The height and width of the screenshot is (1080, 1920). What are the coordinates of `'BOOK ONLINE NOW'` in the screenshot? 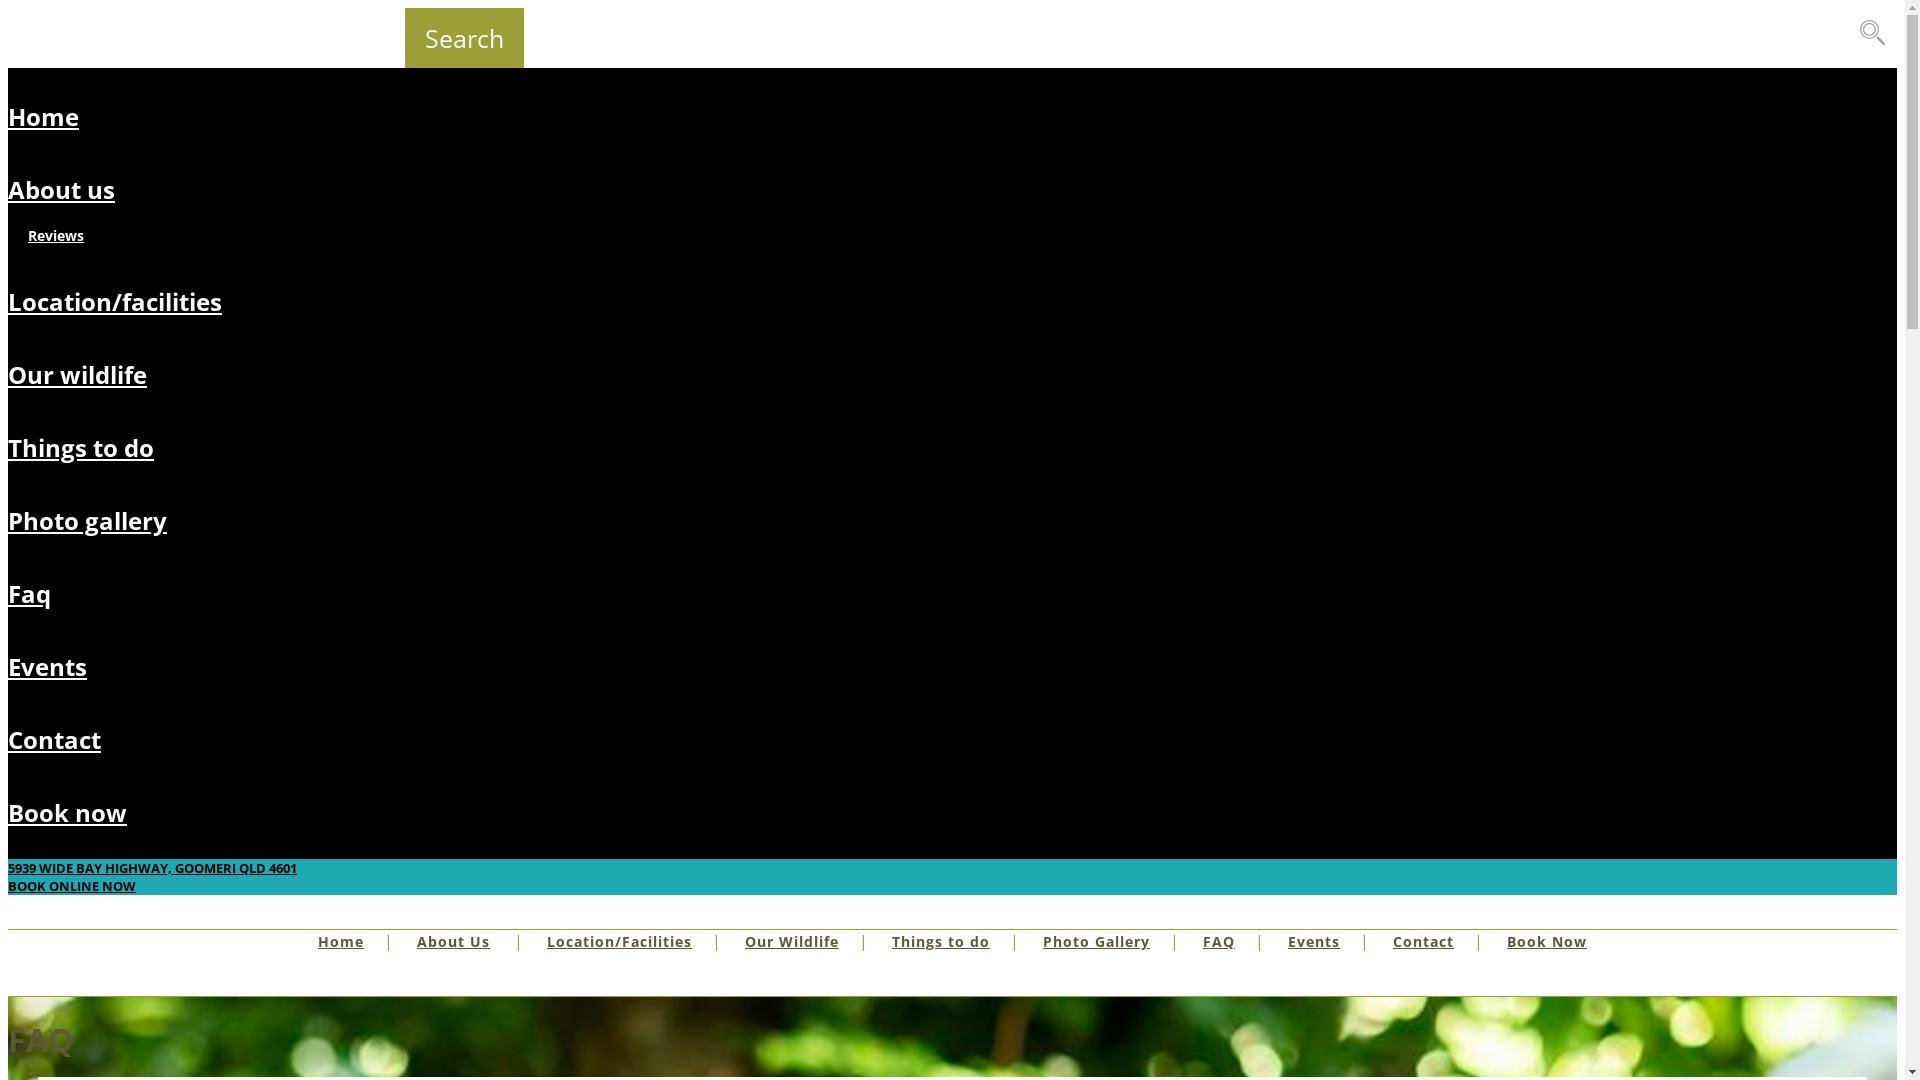 It's located at (72, 885).